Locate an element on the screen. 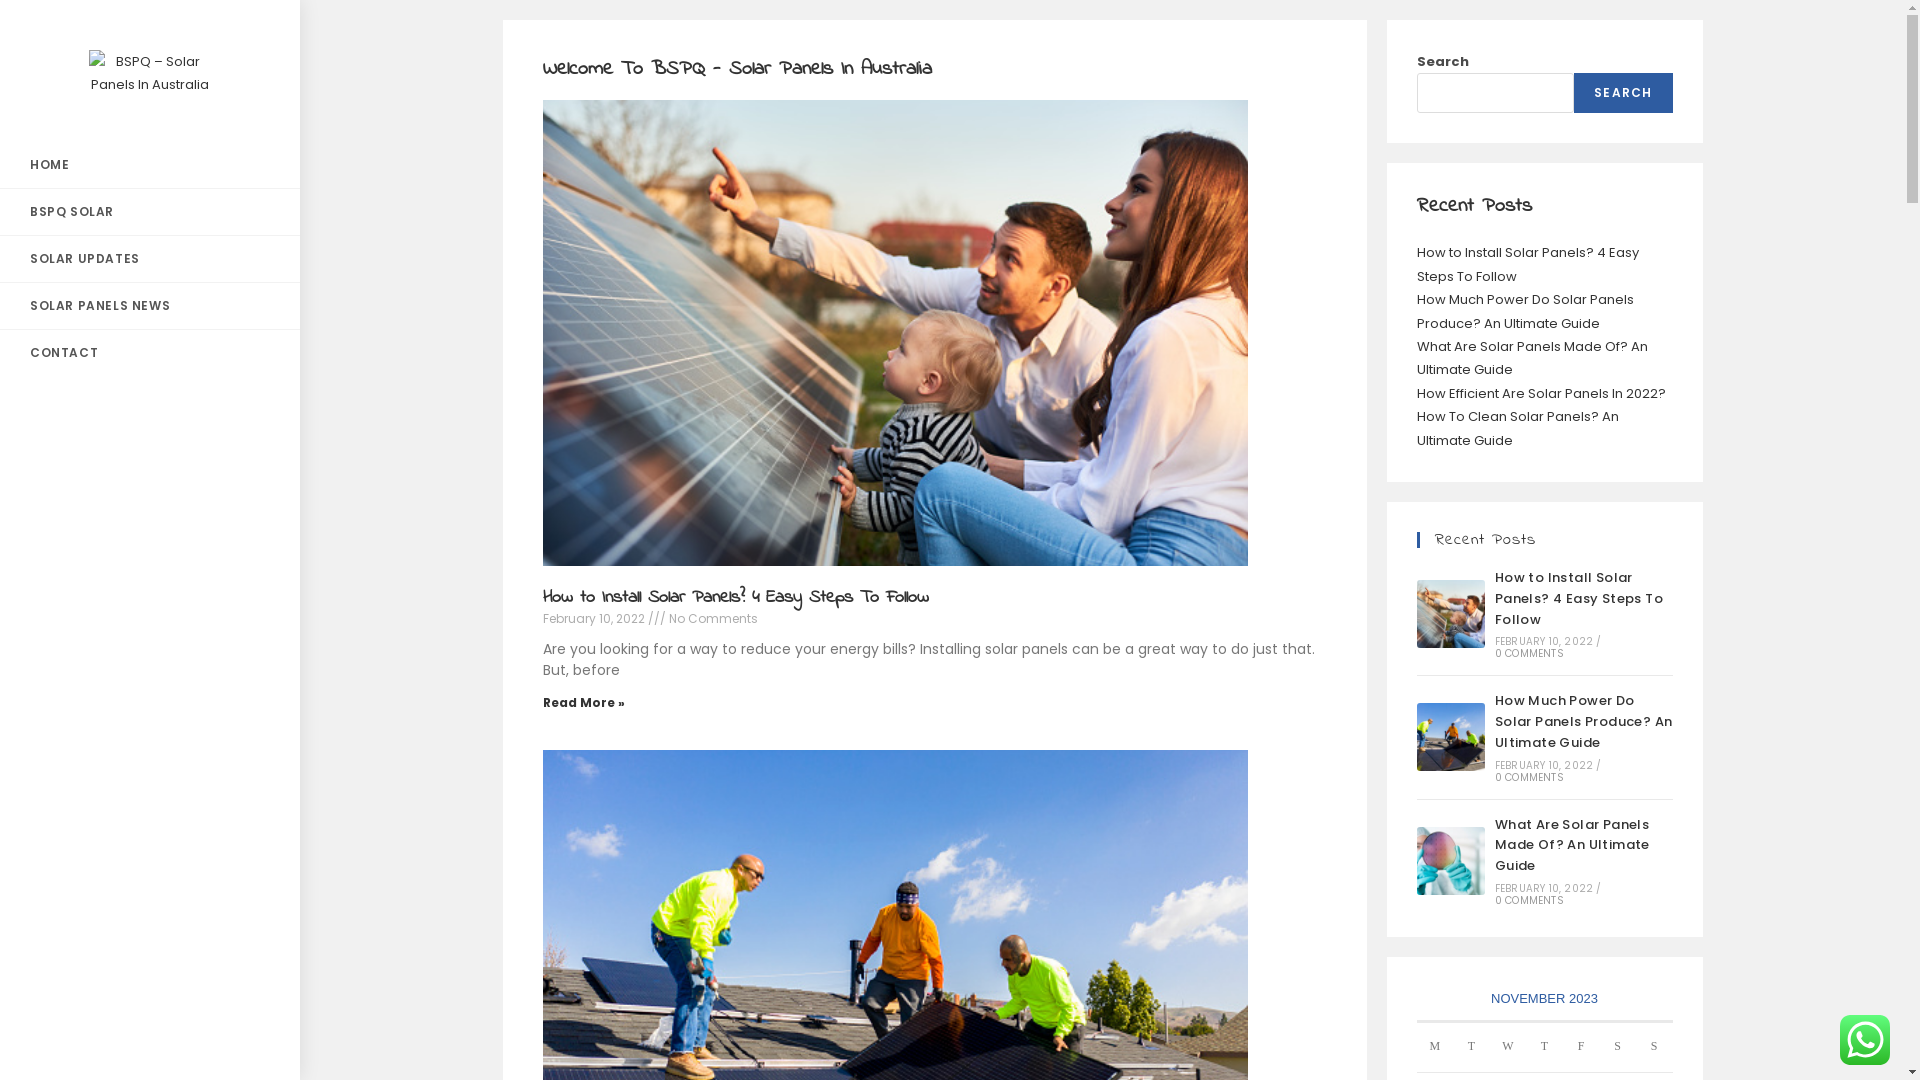 The image size is (1920, 1080). 'How to Install Solar Panels? 4 Easy Steps To Follow' is located at coordinates (1578, 597).